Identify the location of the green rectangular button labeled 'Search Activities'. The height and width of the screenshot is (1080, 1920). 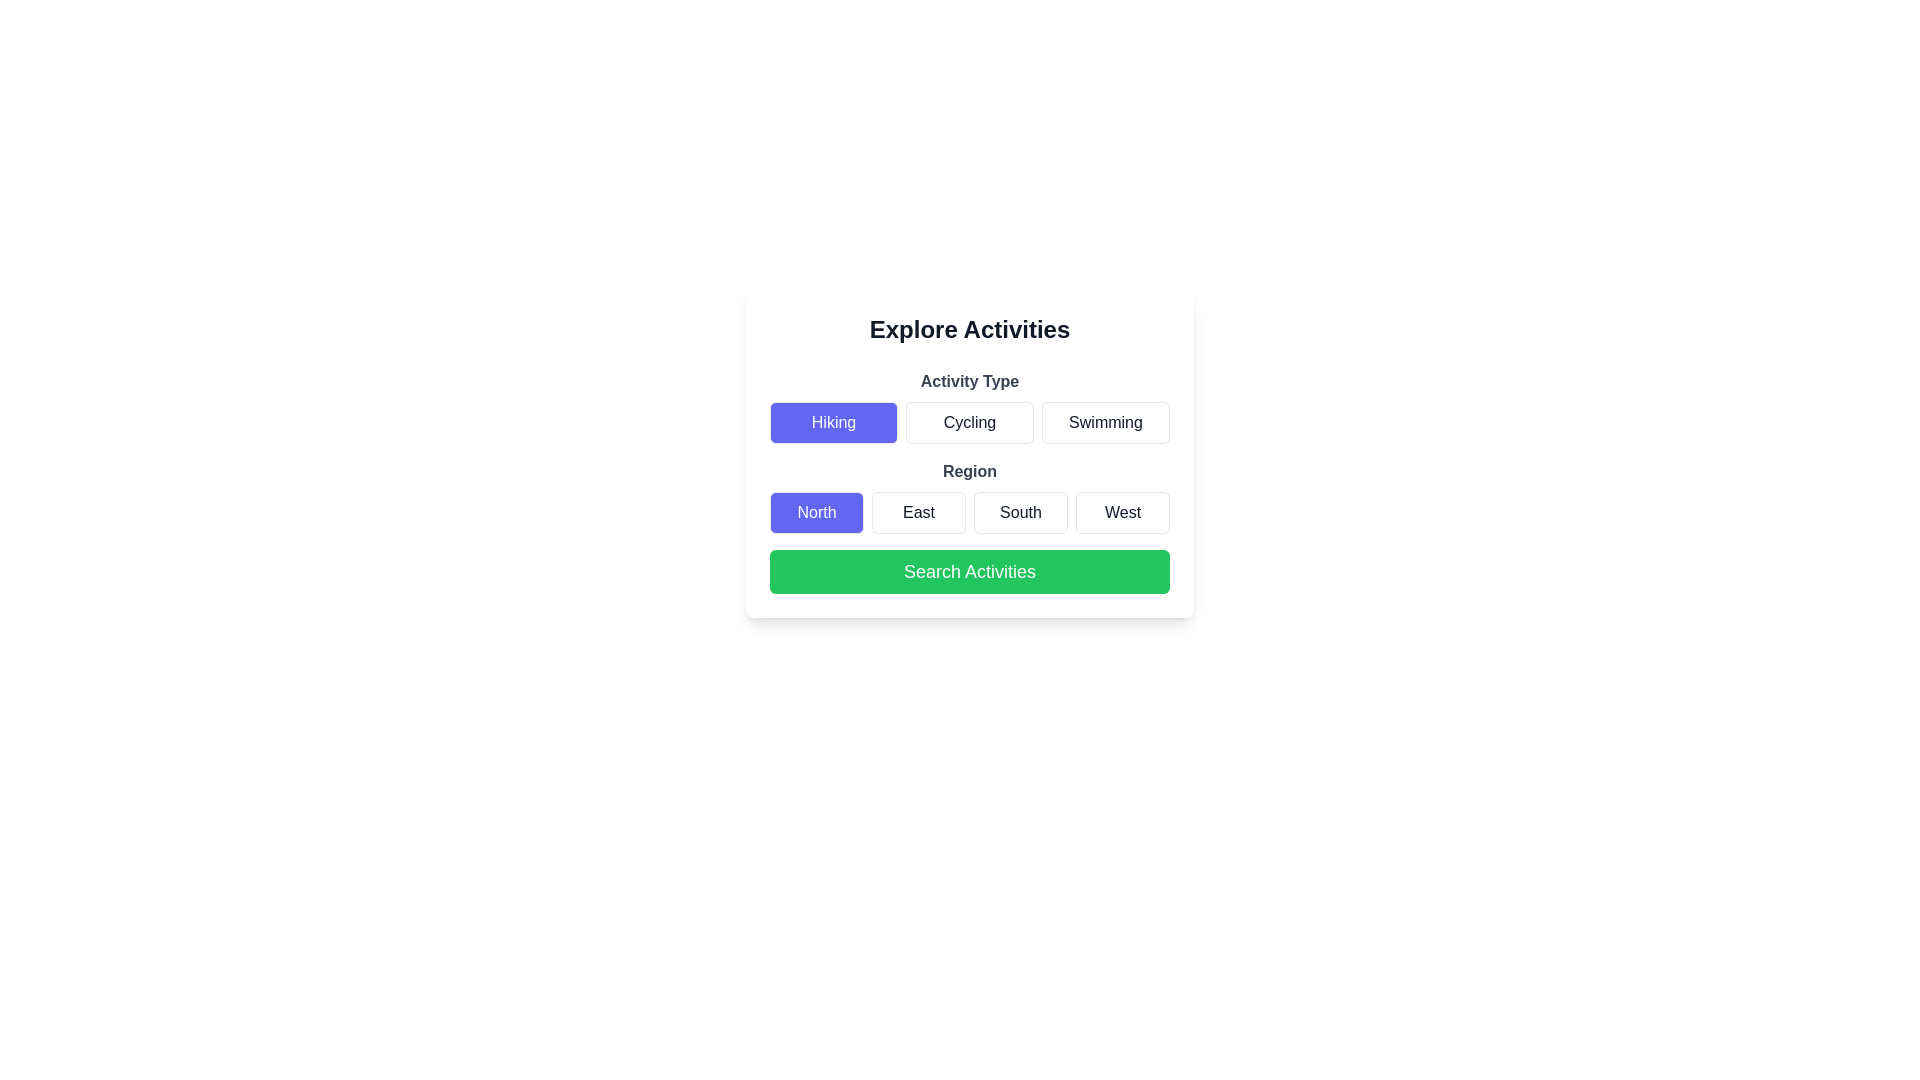
(969, 571).